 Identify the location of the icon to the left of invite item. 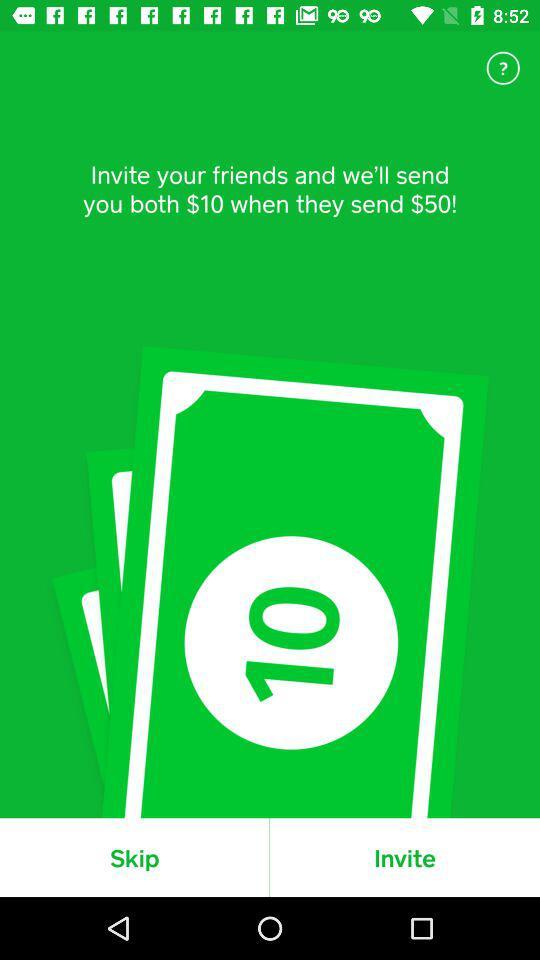
(134, 856).